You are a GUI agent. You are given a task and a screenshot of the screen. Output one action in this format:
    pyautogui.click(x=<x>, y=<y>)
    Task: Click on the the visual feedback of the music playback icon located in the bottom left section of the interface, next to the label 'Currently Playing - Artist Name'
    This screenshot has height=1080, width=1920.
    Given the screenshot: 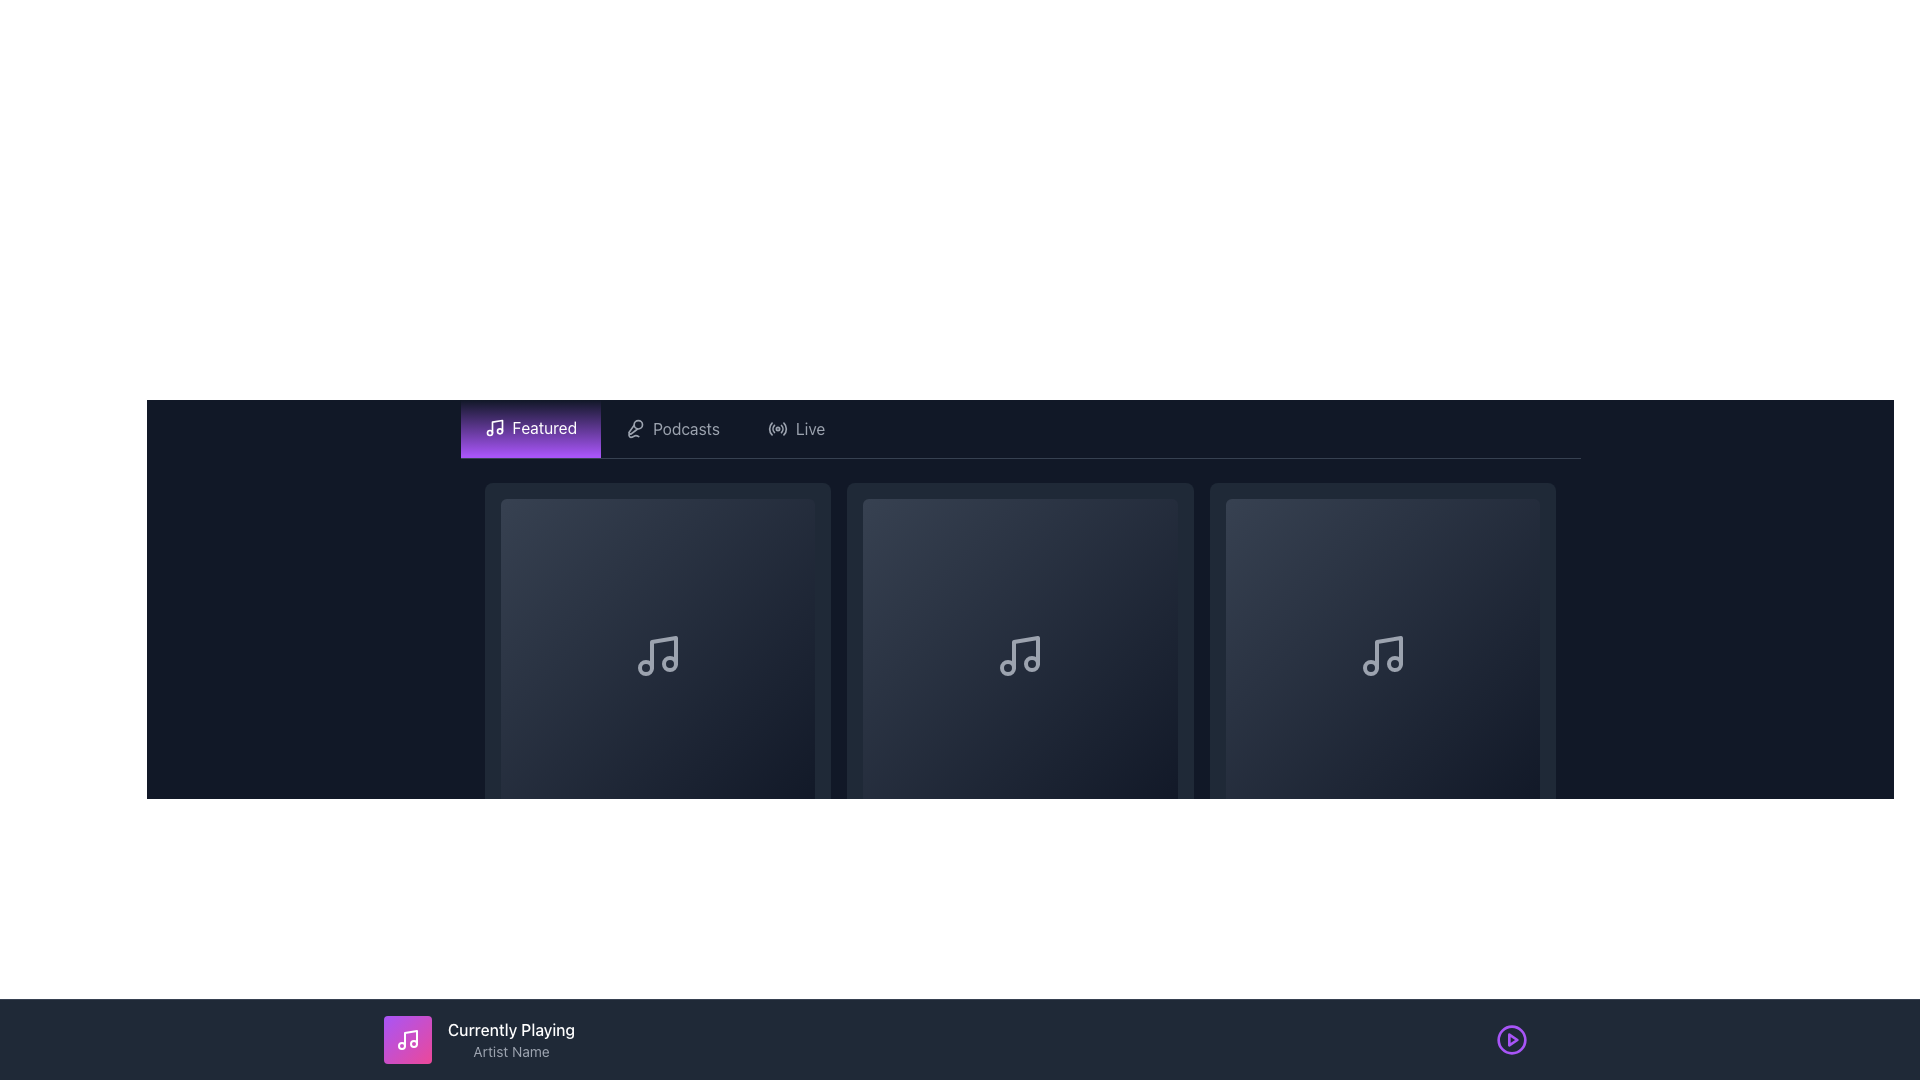 What is the action you would take?
    pyautogui.click(x=407, y=1039)
    